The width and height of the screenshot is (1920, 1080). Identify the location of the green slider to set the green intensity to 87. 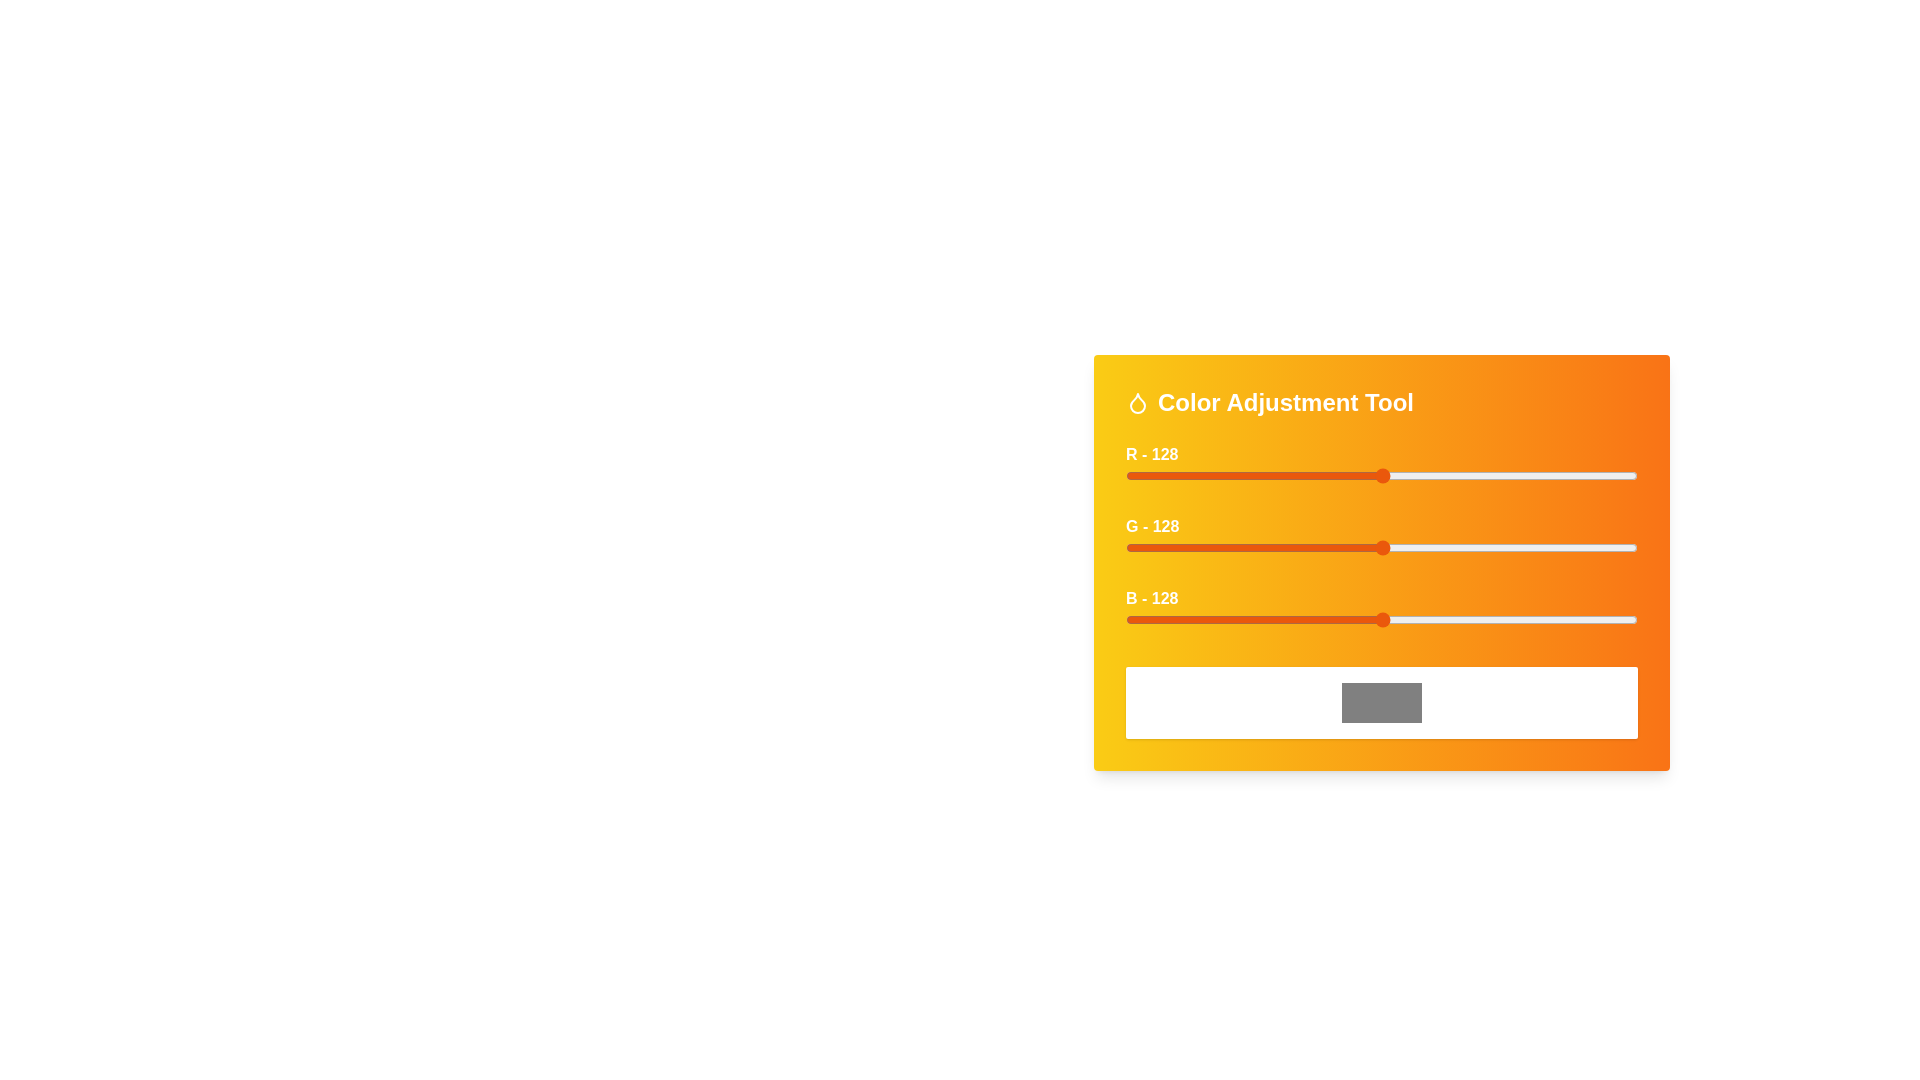
(1300, 547).